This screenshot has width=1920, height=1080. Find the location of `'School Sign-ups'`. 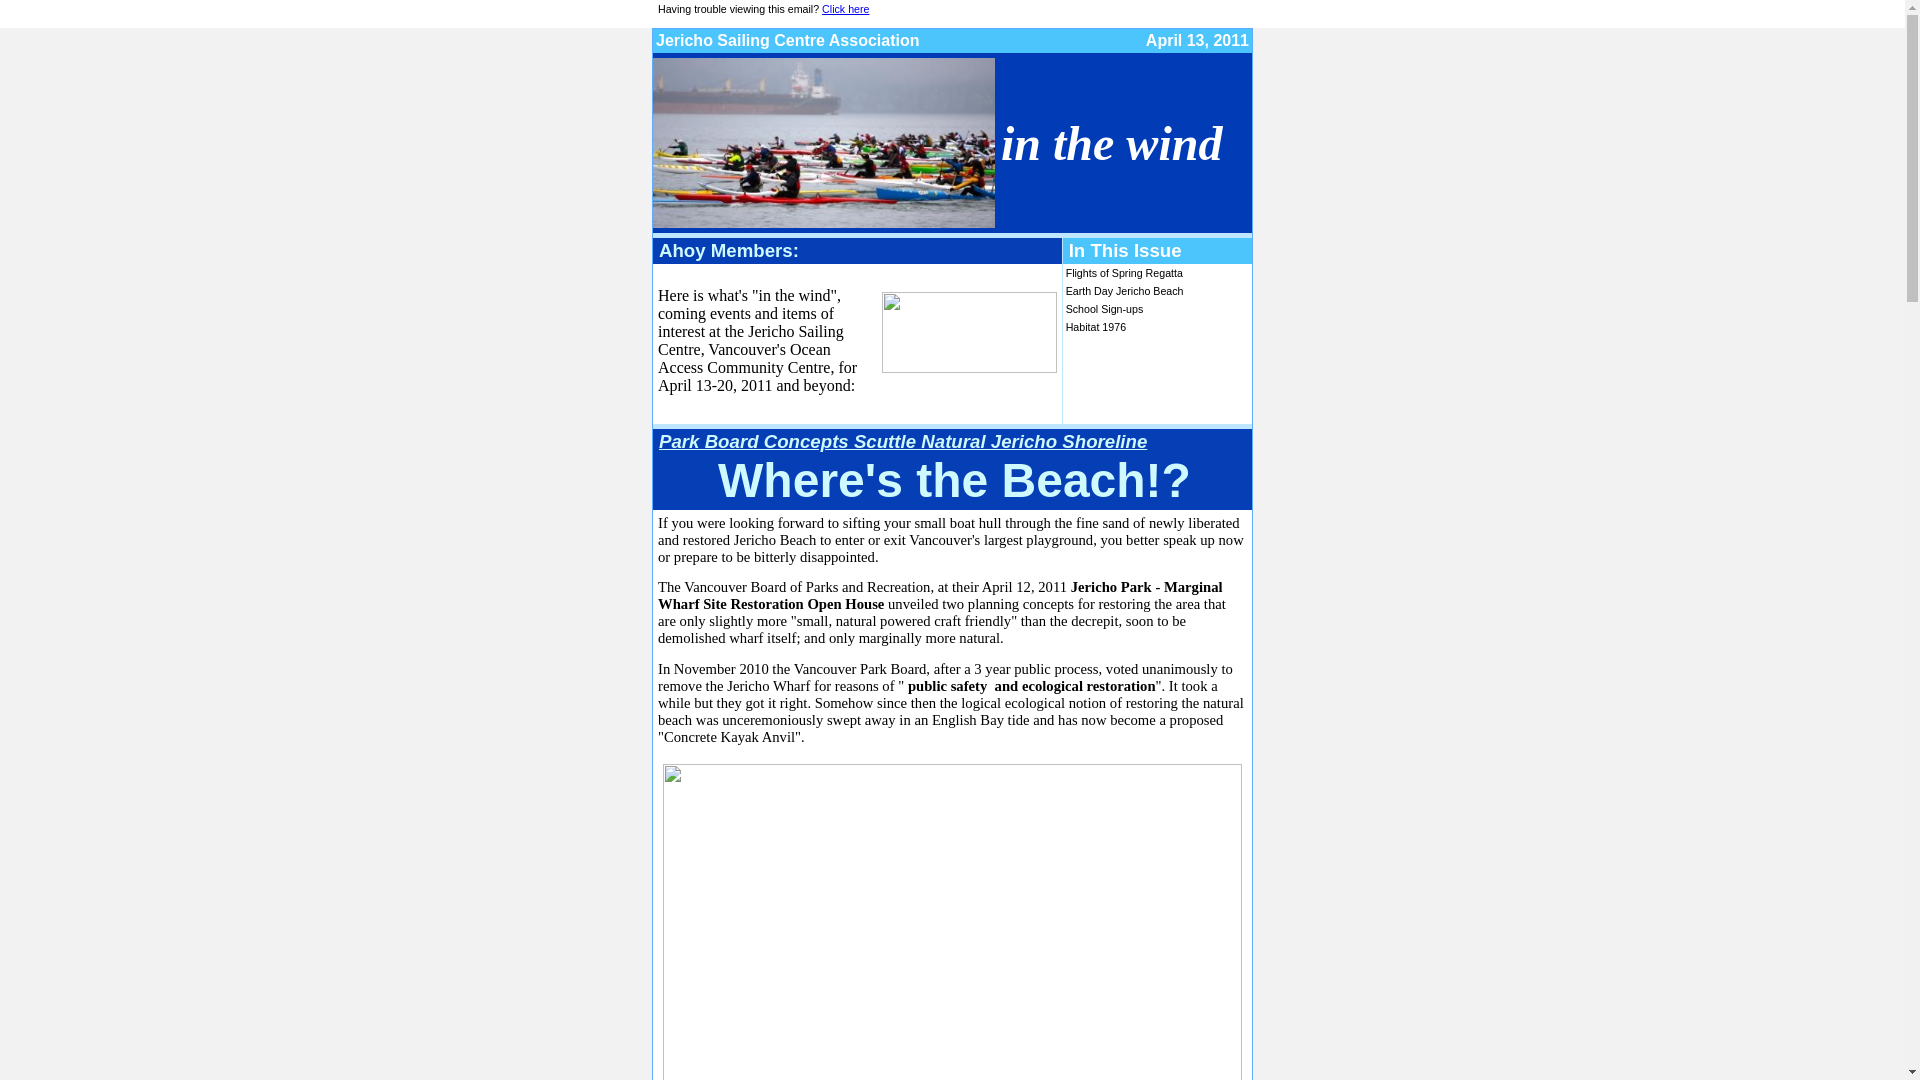

'School Sign-ups' is located at coordinates (1103, 308).